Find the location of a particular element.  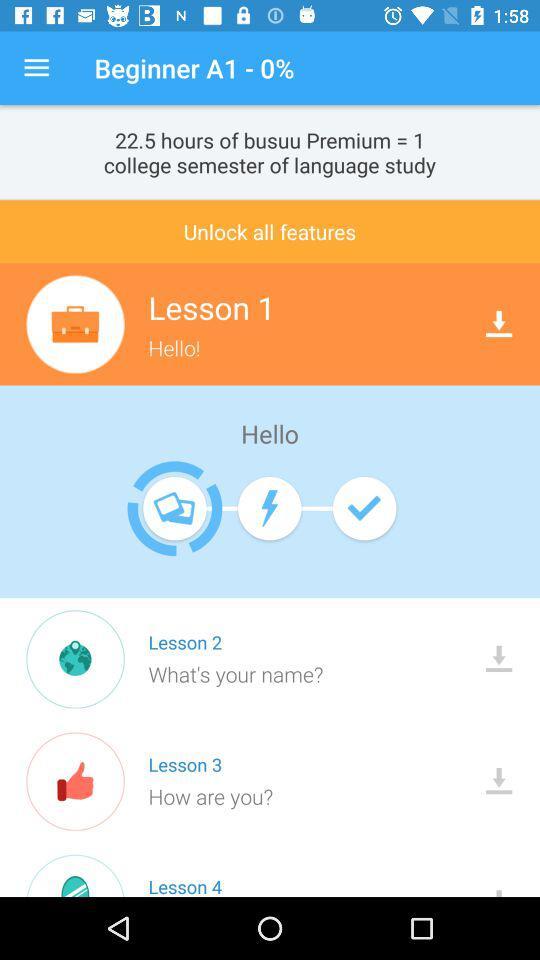

the second icon below hello is located at coordinates (269, 507).